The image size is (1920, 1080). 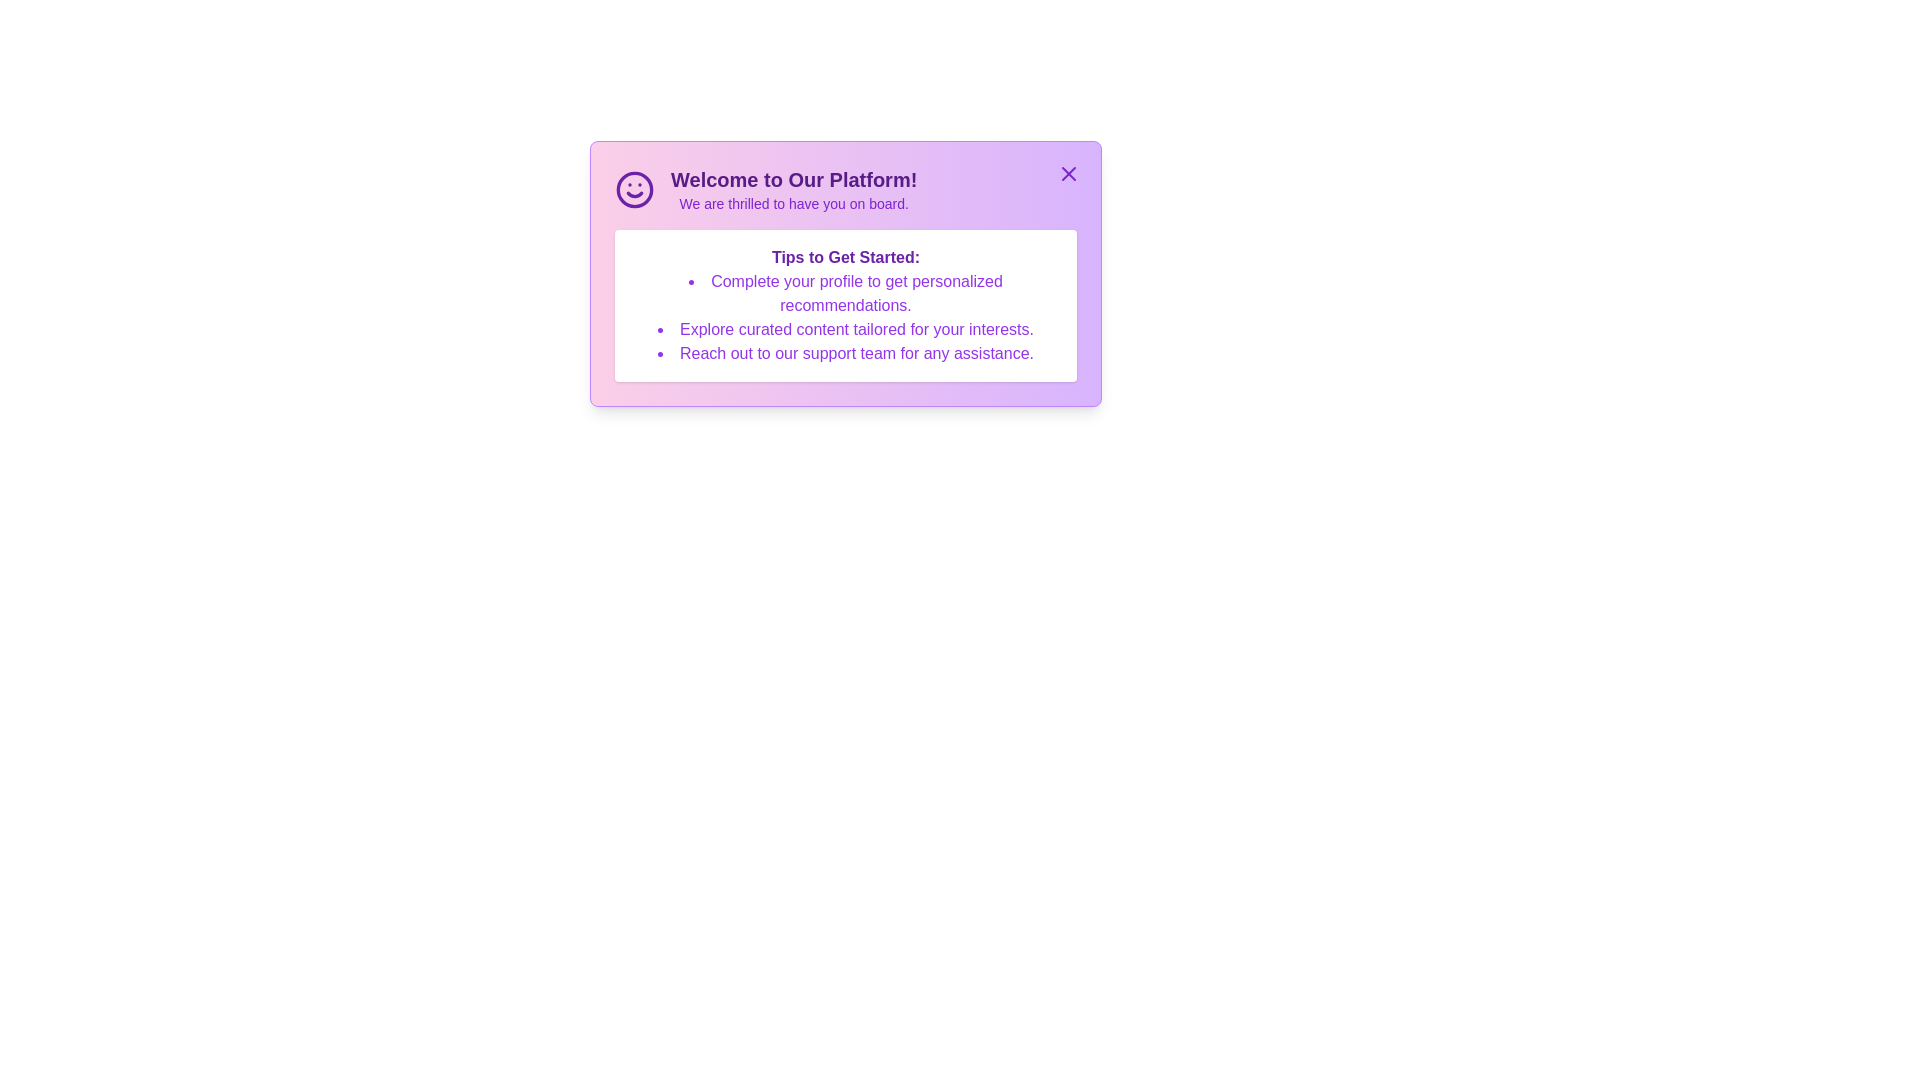 I want to click on the smiley icon to interact with it, so click(x=633, y=189).